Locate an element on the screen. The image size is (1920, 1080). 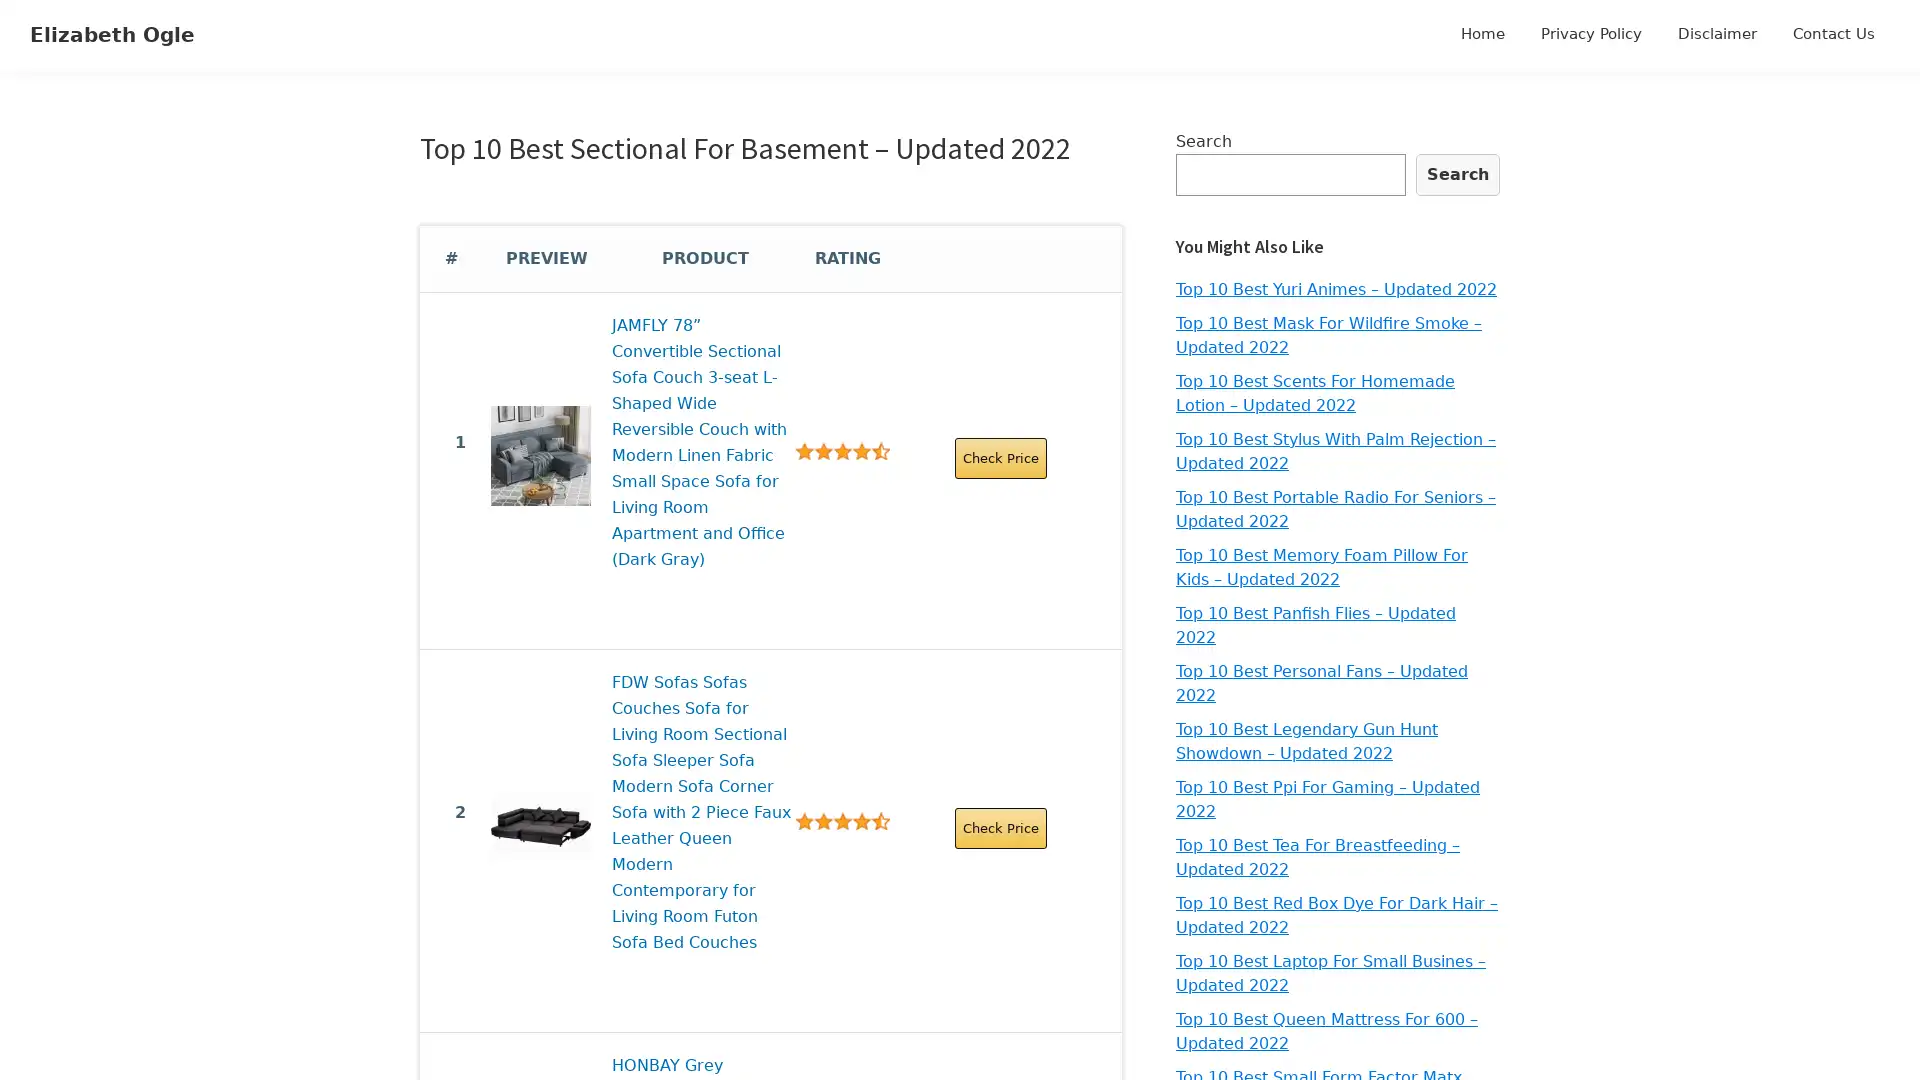
Search is located at coordinates (1458, 173).